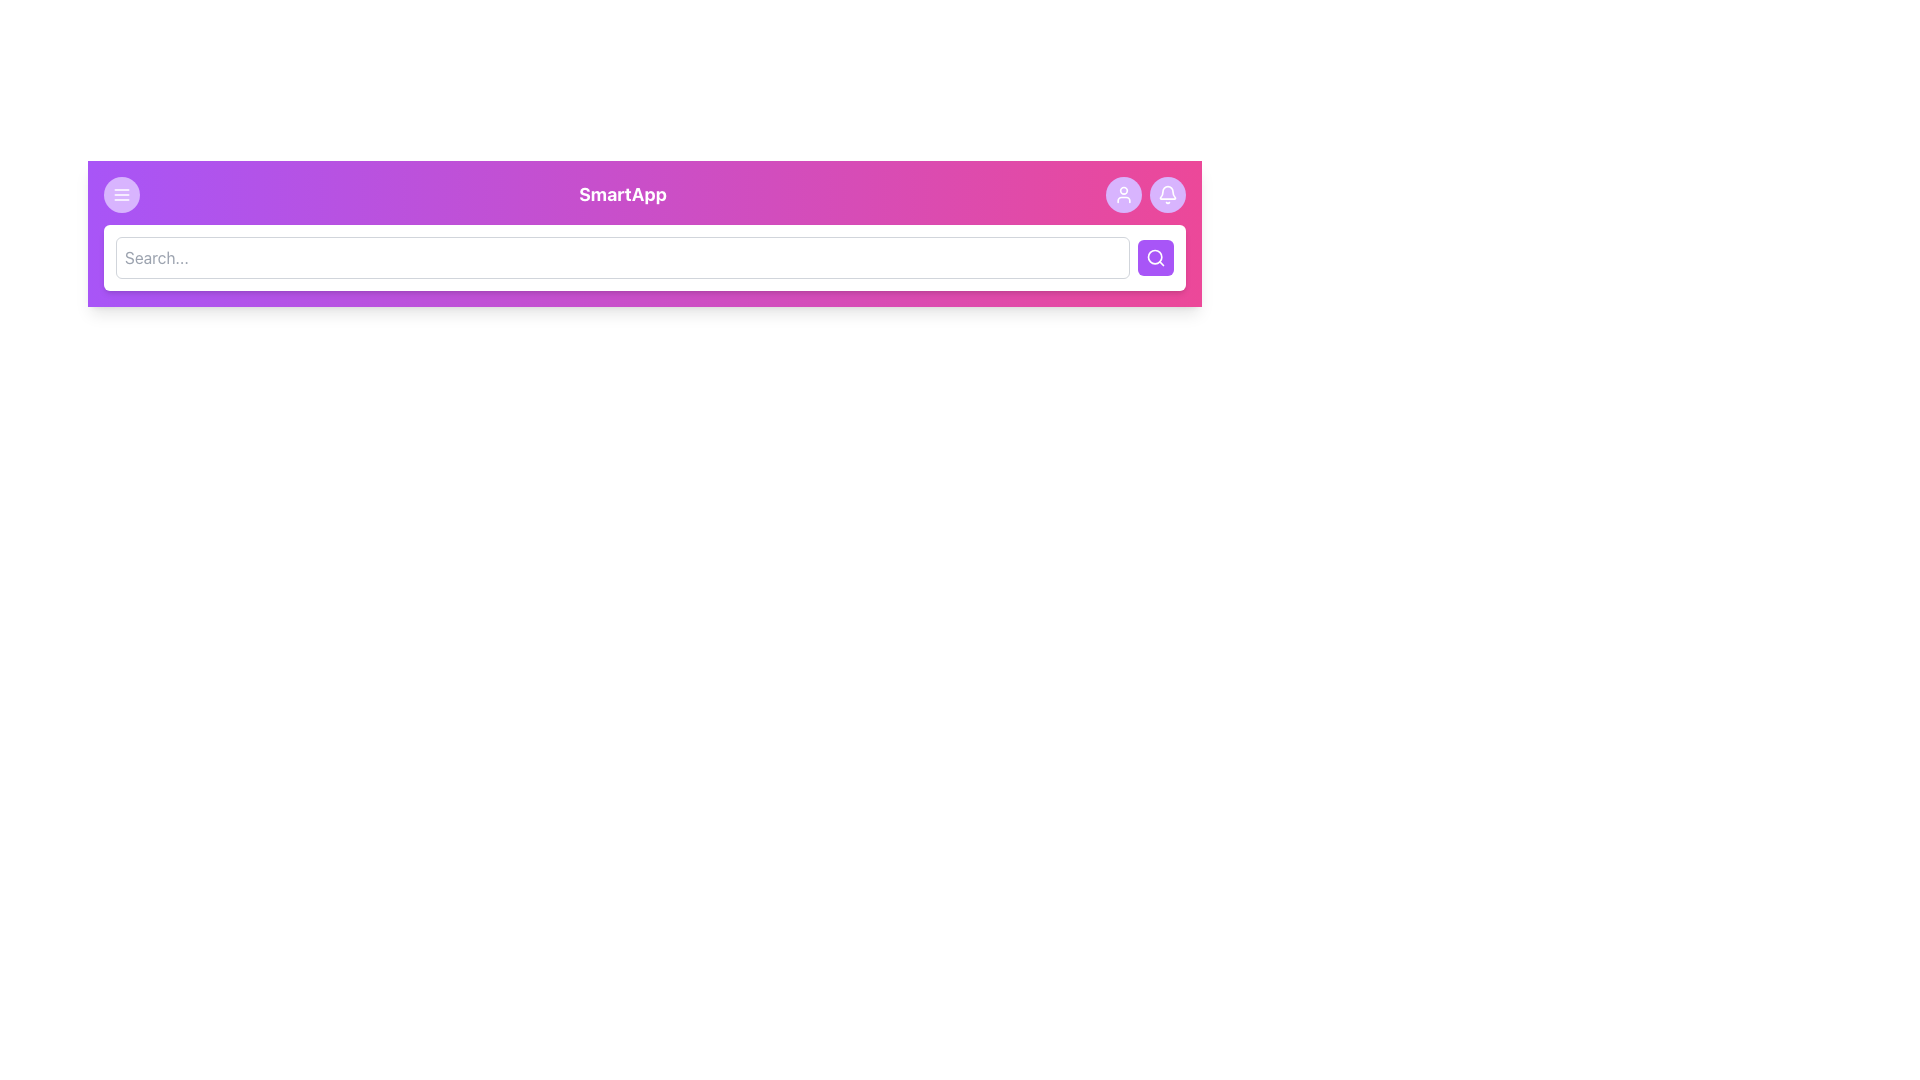 This screenshot has height=1080, width=1920. What do you see at coordinates (622, 195) in the screenshot?
I see `the bold, white text 'SmartApp' displayed prominently in the header bar against a vibrant gradient background` at bounding box center [622, 195].